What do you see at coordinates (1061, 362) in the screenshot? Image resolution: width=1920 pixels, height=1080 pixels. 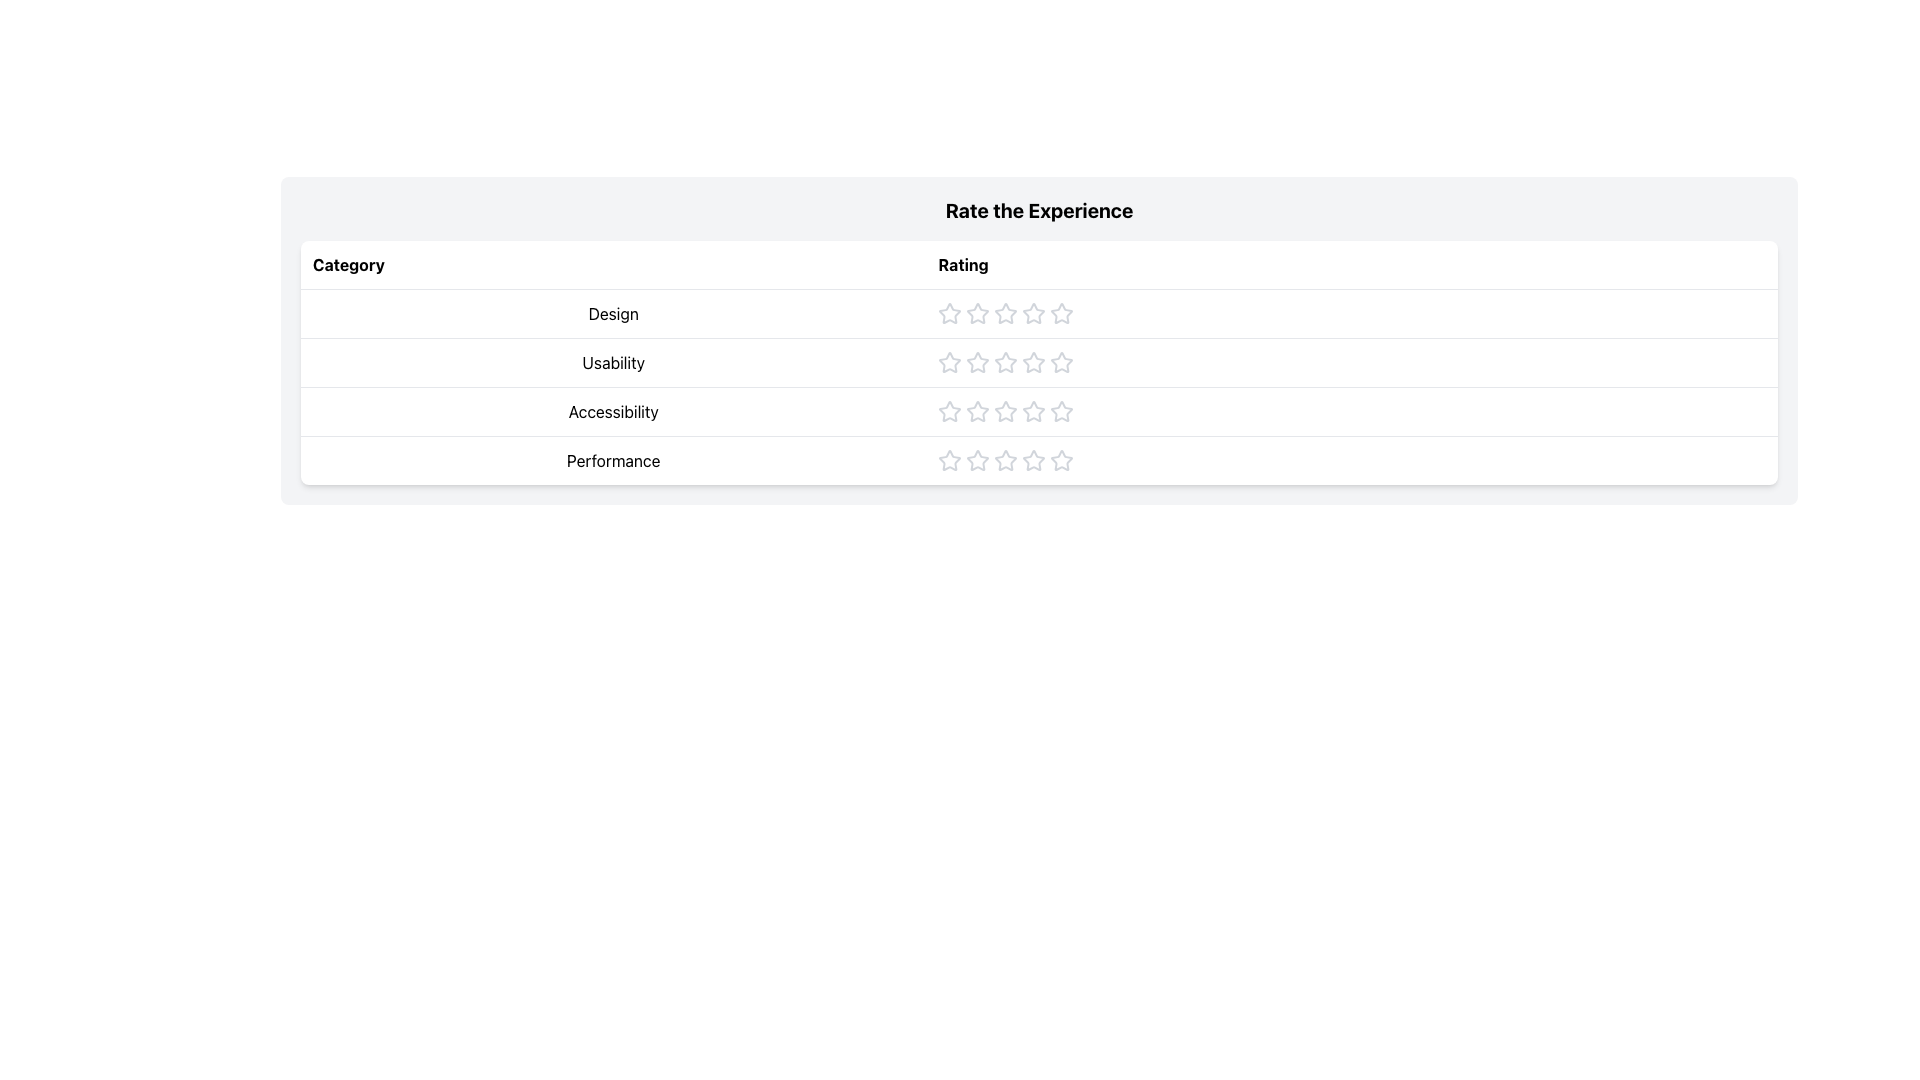 I see `the third star icon in the 'Usability' row under the 'Rate the Experience' table` at bounding box center [1061, 362].